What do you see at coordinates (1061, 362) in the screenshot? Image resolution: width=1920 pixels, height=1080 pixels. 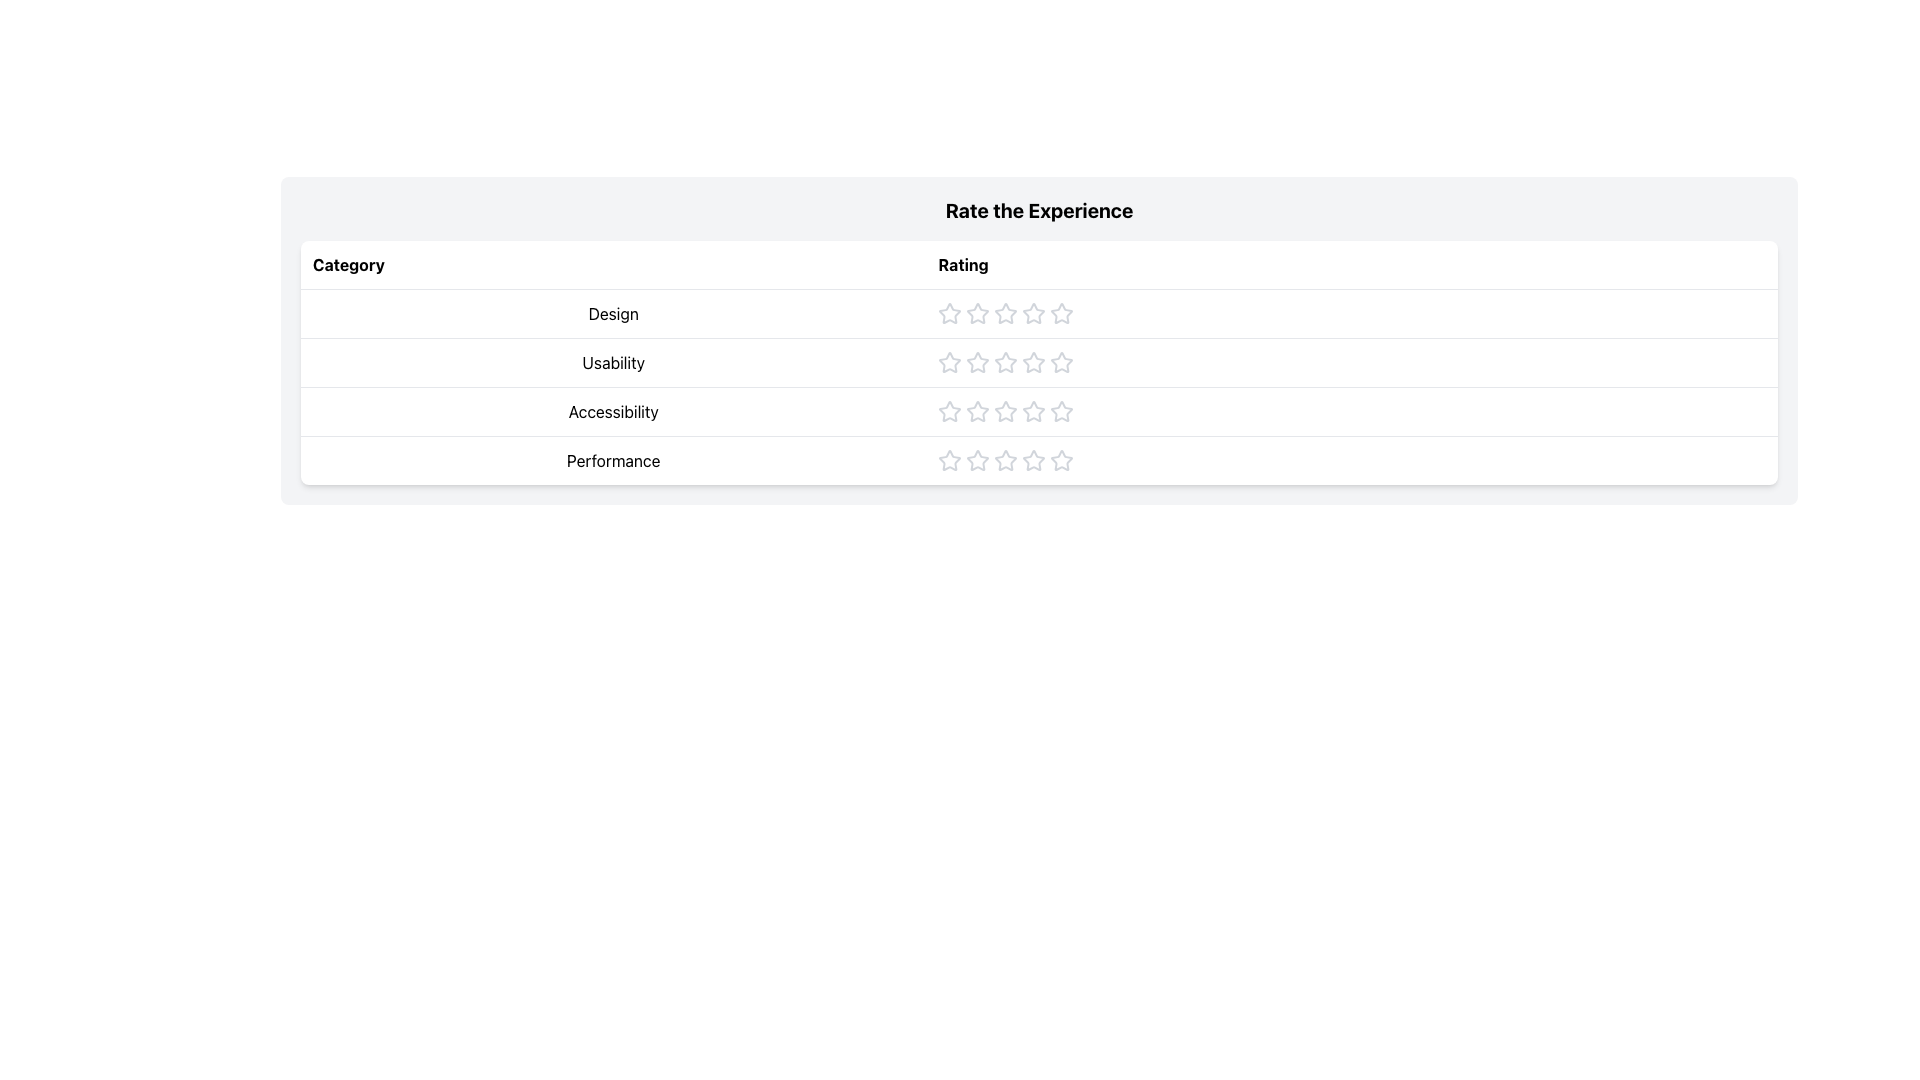 I see `the third star icon in the 'Usability' row under the 'Rate the Experience' table` at bounding box center [1061, 362].